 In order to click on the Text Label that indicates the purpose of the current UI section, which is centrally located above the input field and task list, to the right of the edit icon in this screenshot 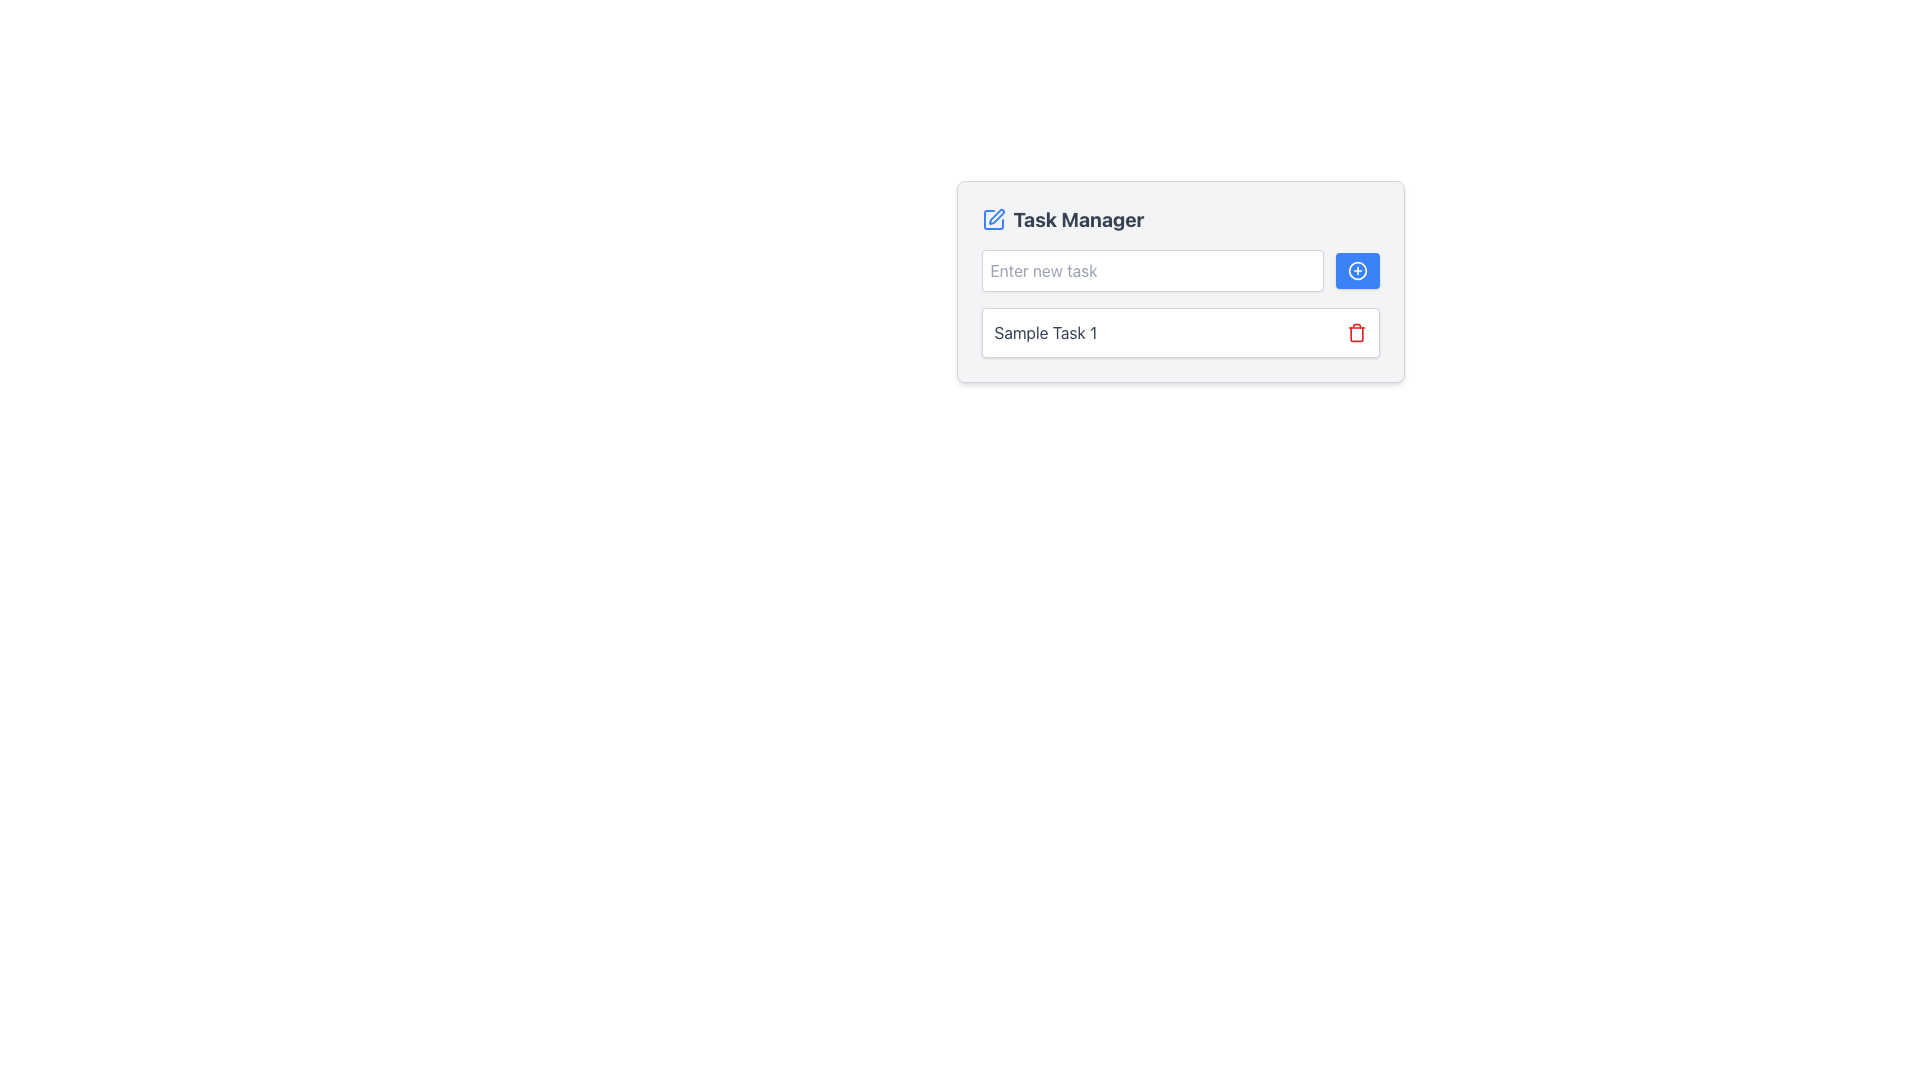, I will do `click(1078, 219)`.